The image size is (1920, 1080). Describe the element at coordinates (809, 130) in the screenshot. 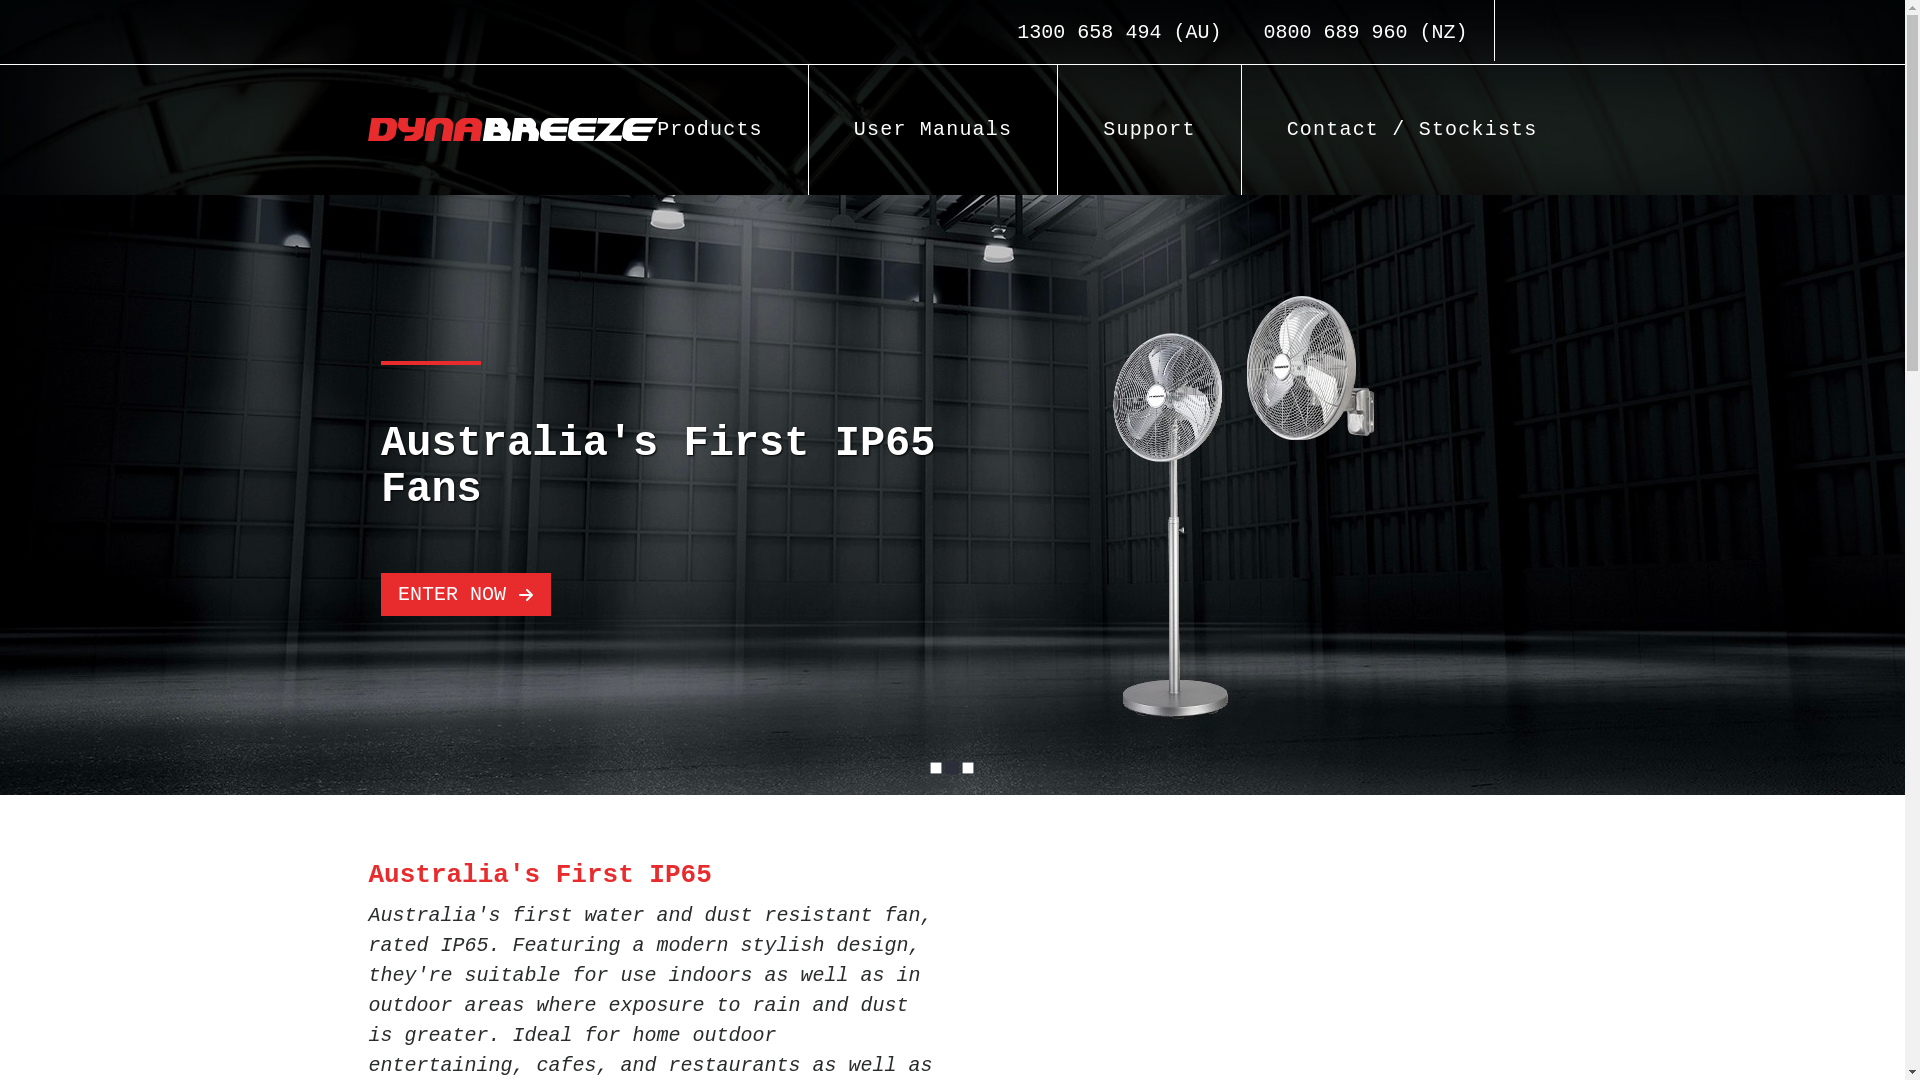

I see `'User Manuals'` at that location.